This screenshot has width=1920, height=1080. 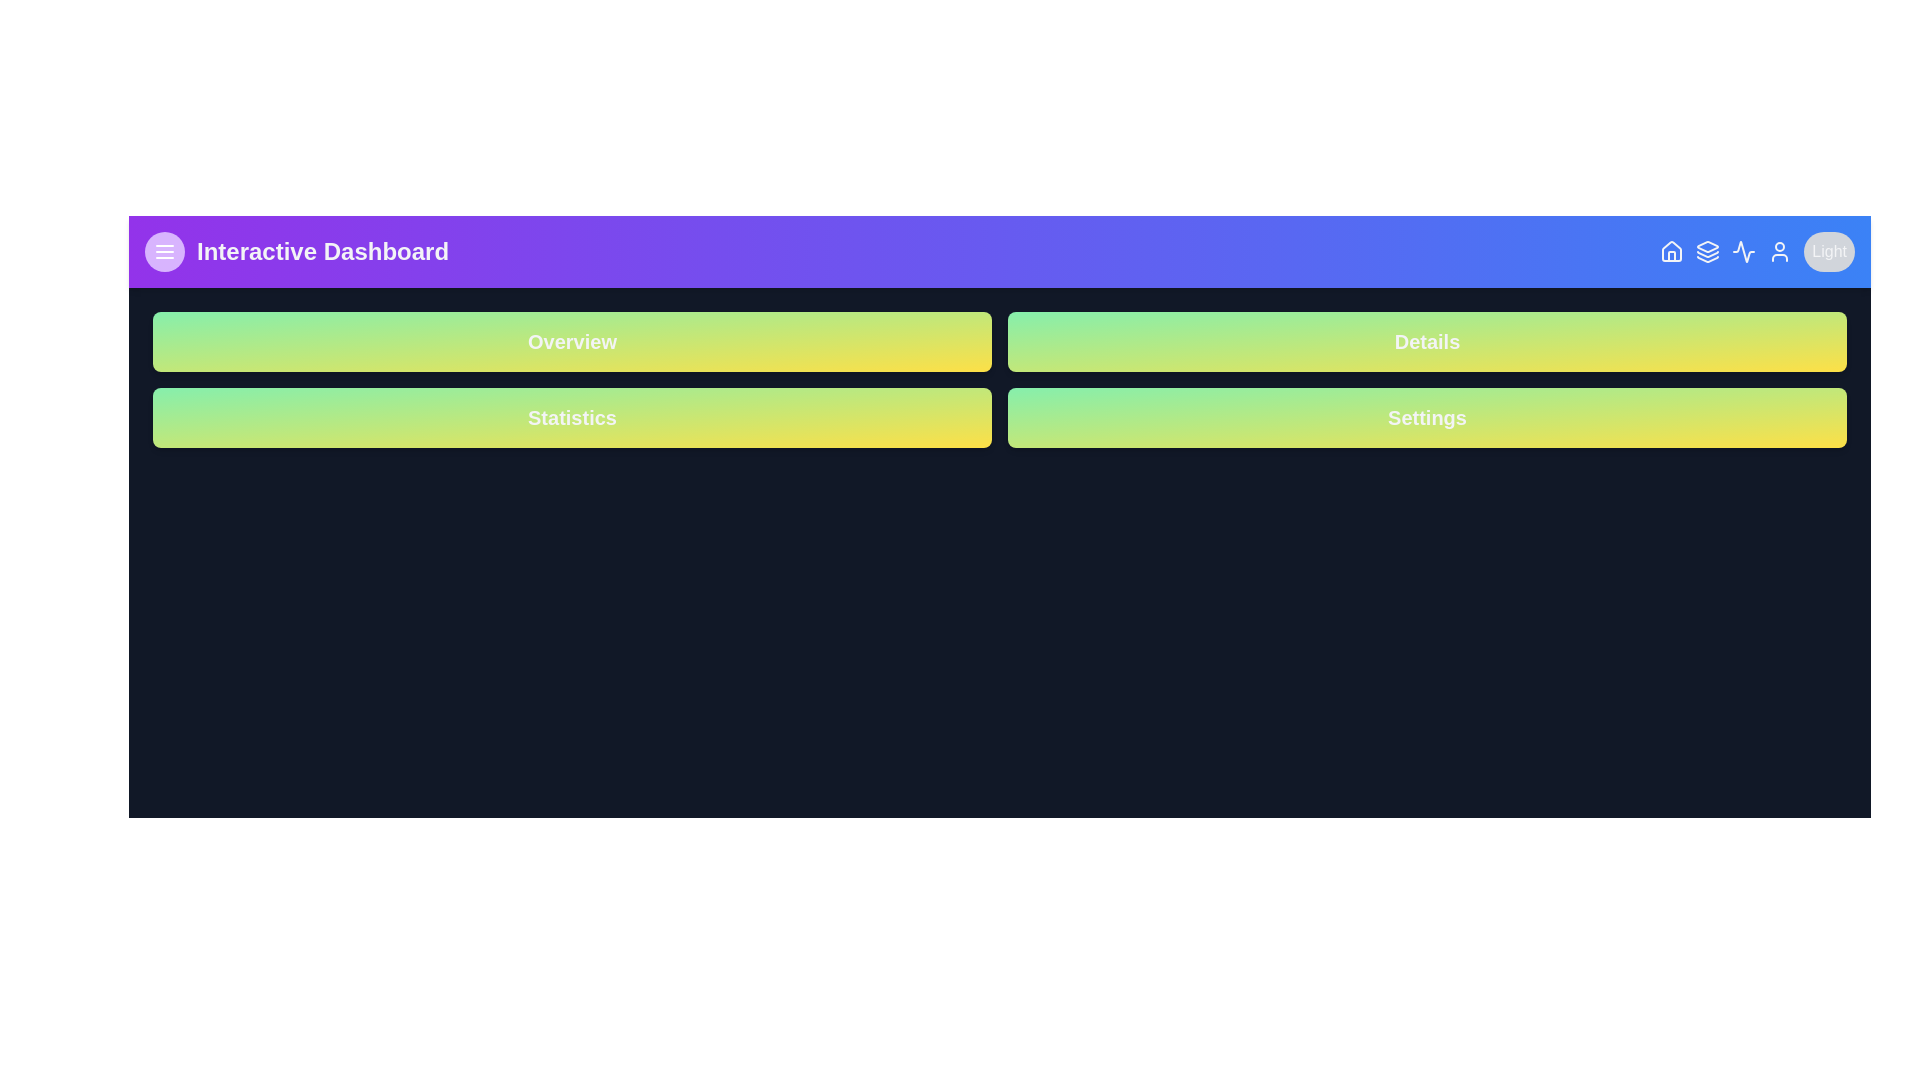 I want to click on the Home icon in the header, so click(x=1672, y=250).